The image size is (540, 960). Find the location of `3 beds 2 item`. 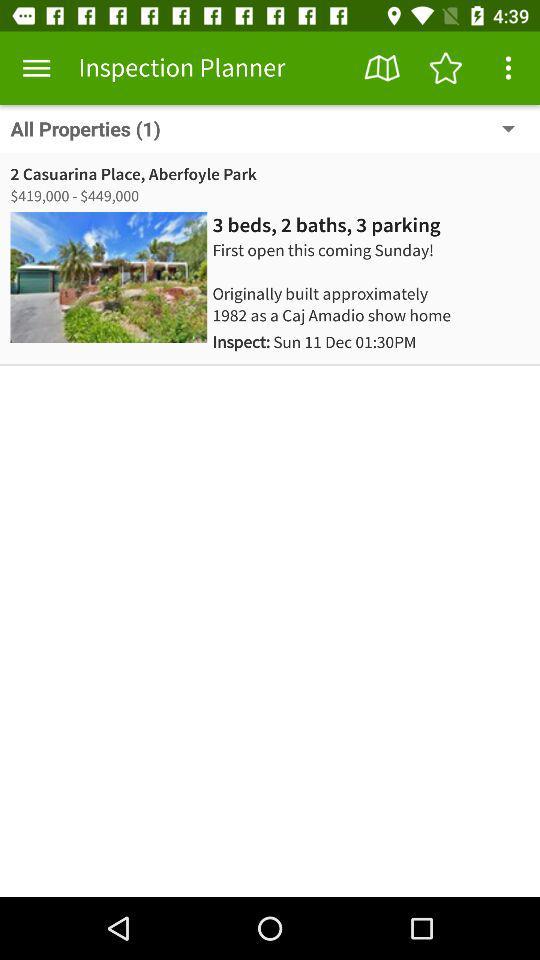

3 beds 2 item is located at coordinates (326, 225).